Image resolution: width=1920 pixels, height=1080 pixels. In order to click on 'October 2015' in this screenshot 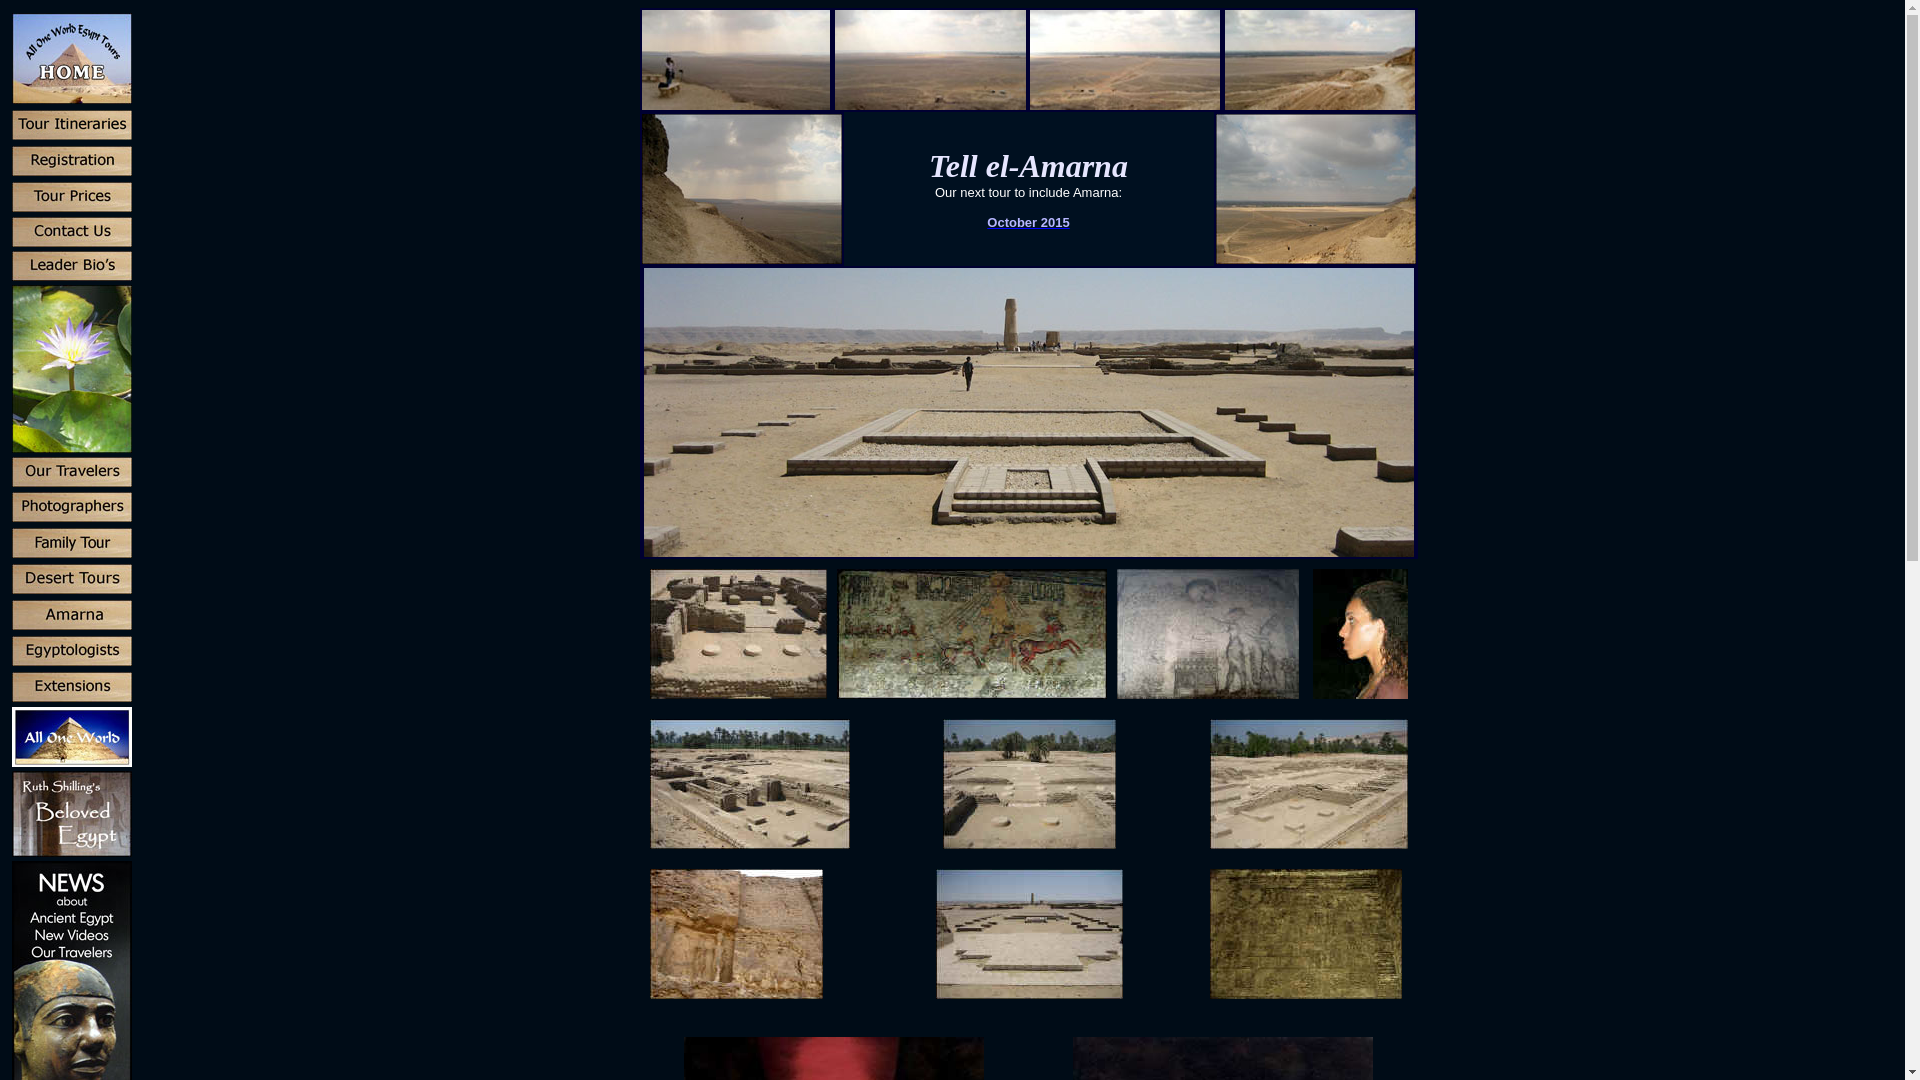, I will do `click(1027, 221)`.